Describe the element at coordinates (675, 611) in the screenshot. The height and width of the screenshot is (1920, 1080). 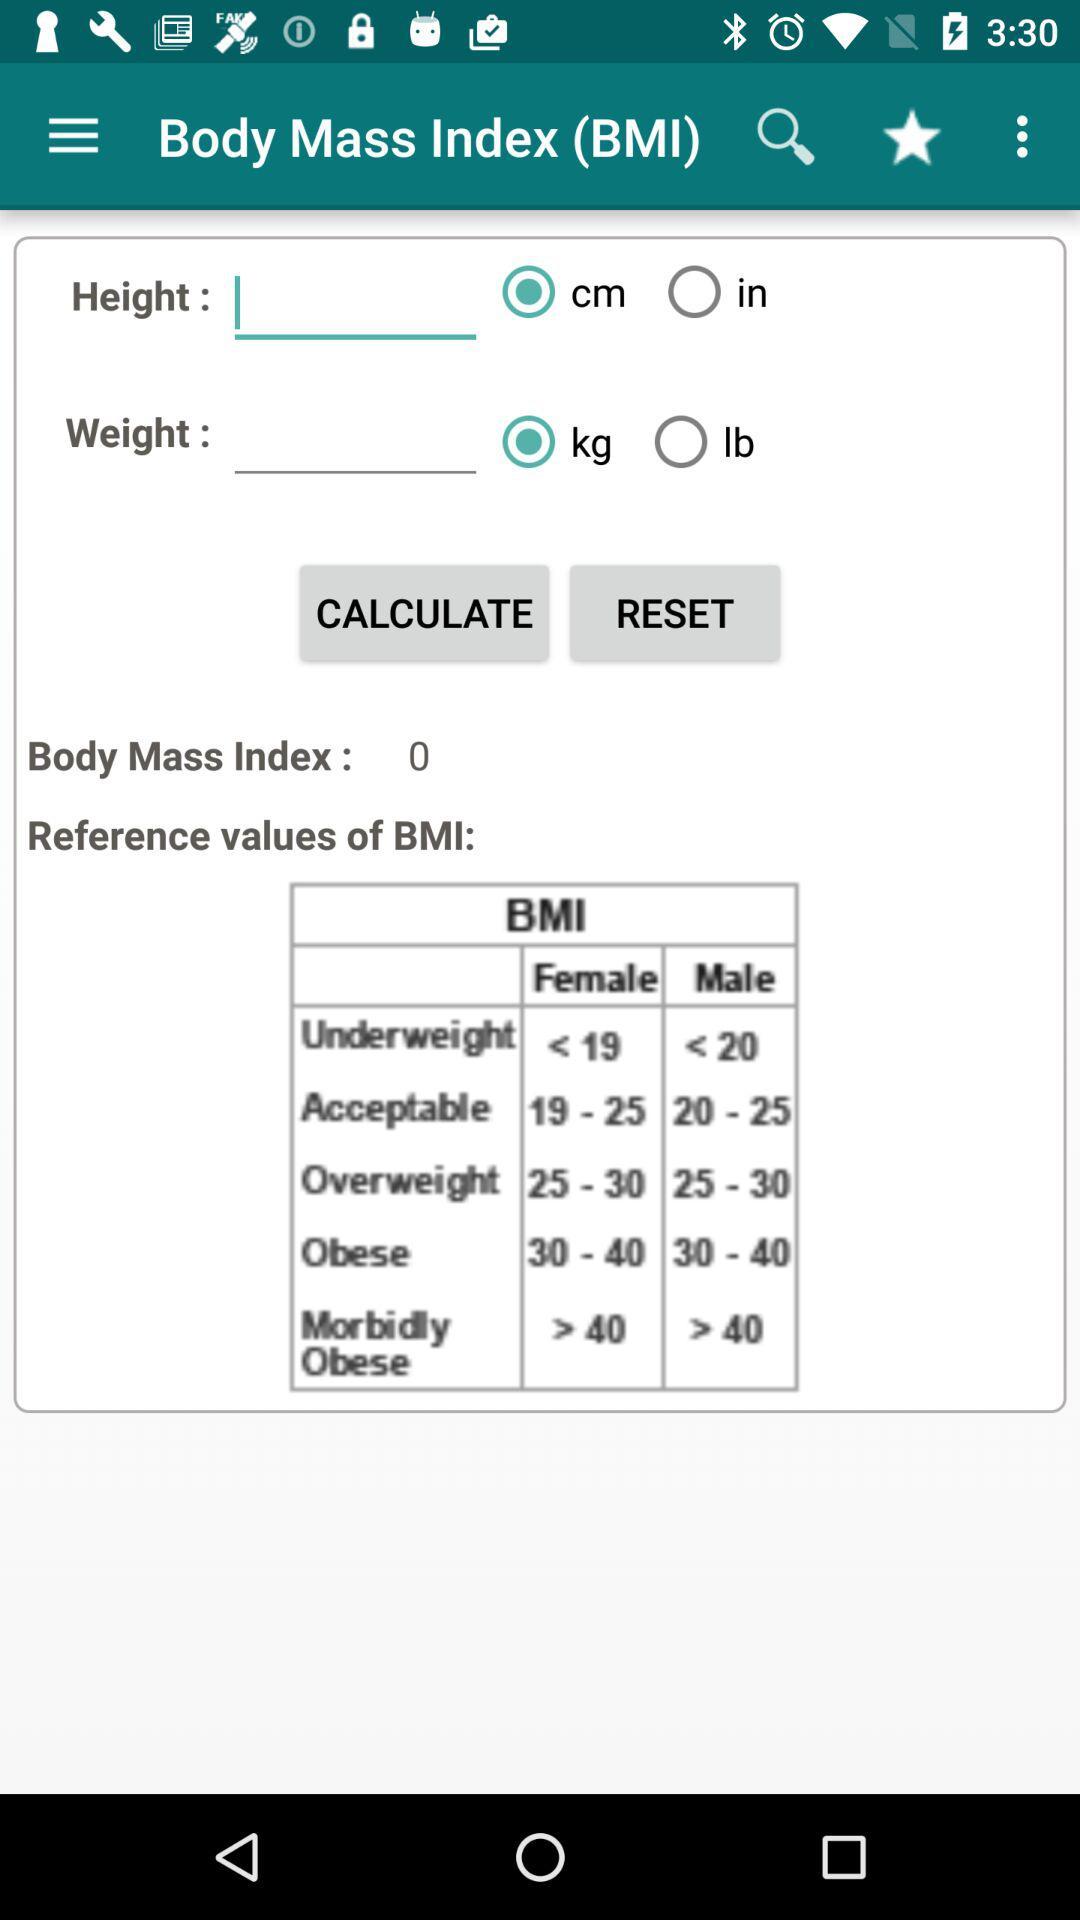
I see `item next to the calculate` at that location.